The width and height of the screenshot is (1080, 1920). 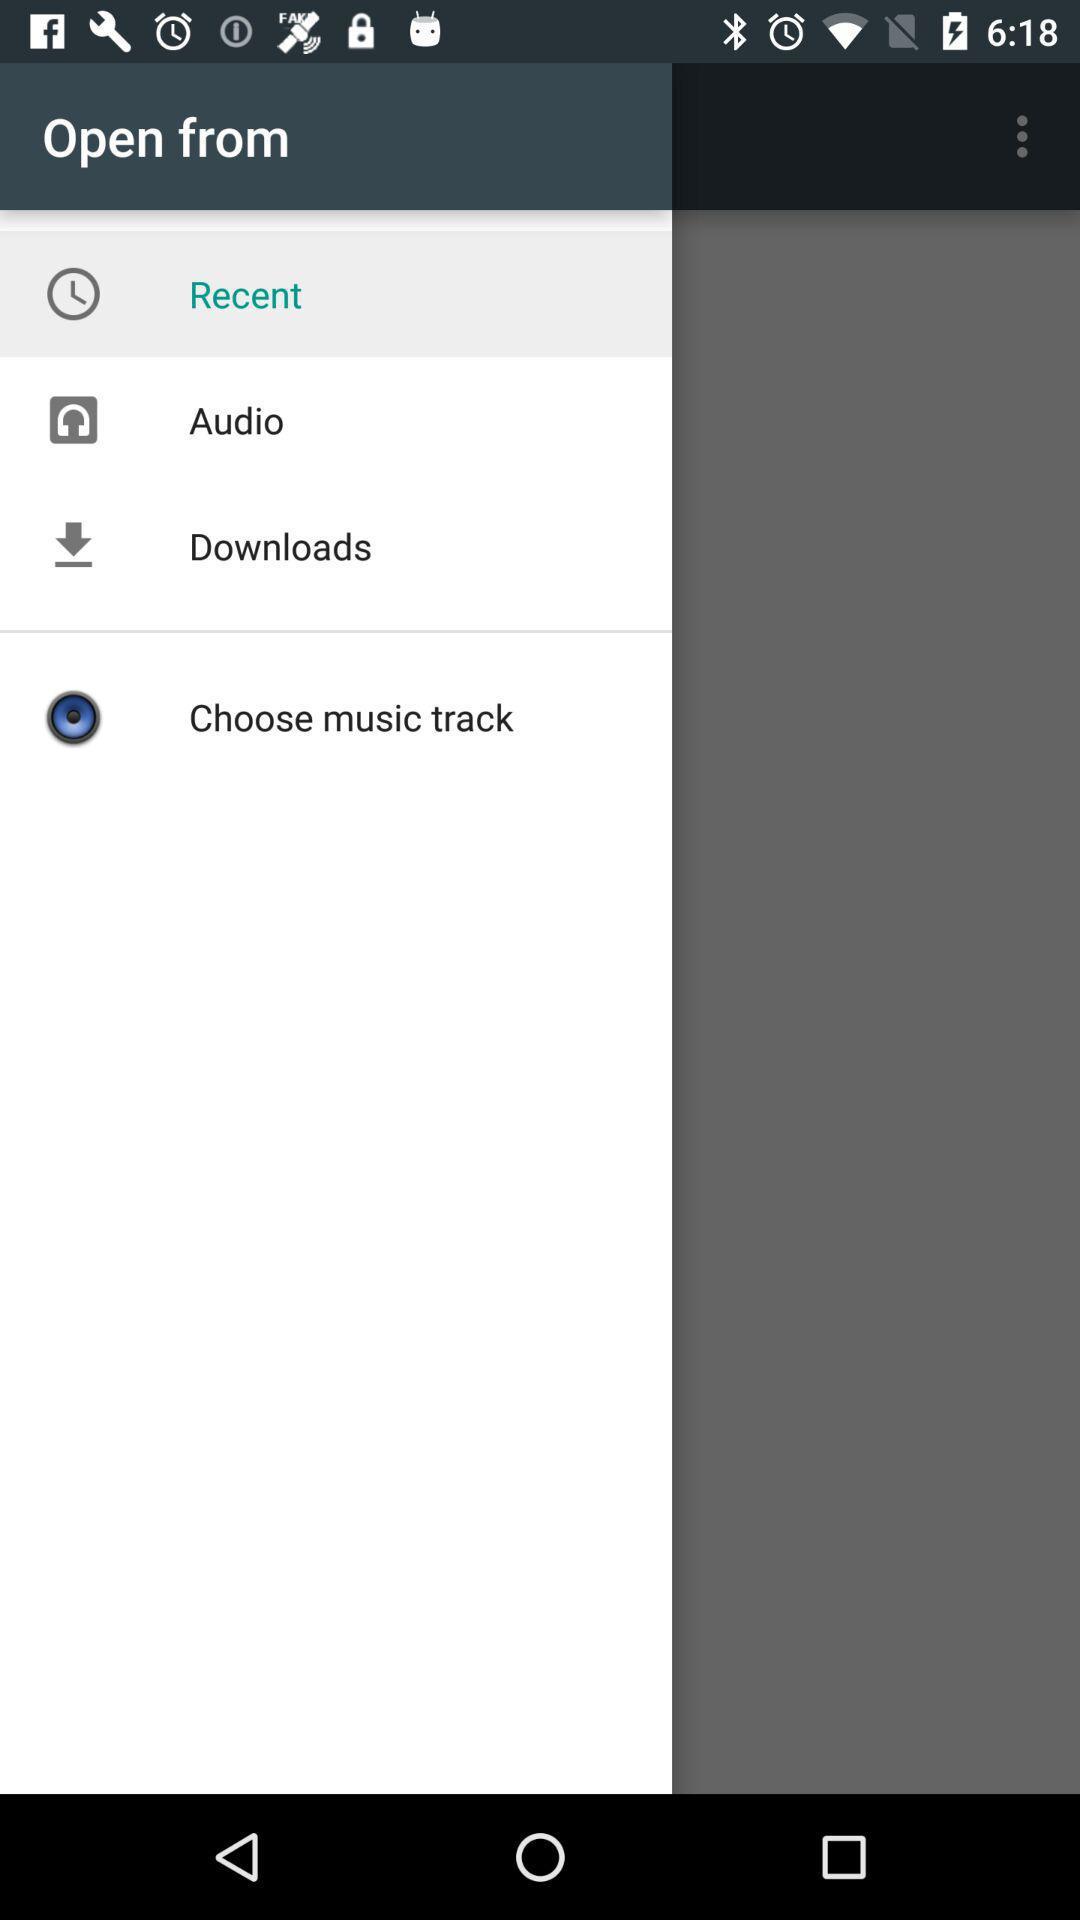 I want to click on the icon which is under the downloads, so click(x=72, y=717).